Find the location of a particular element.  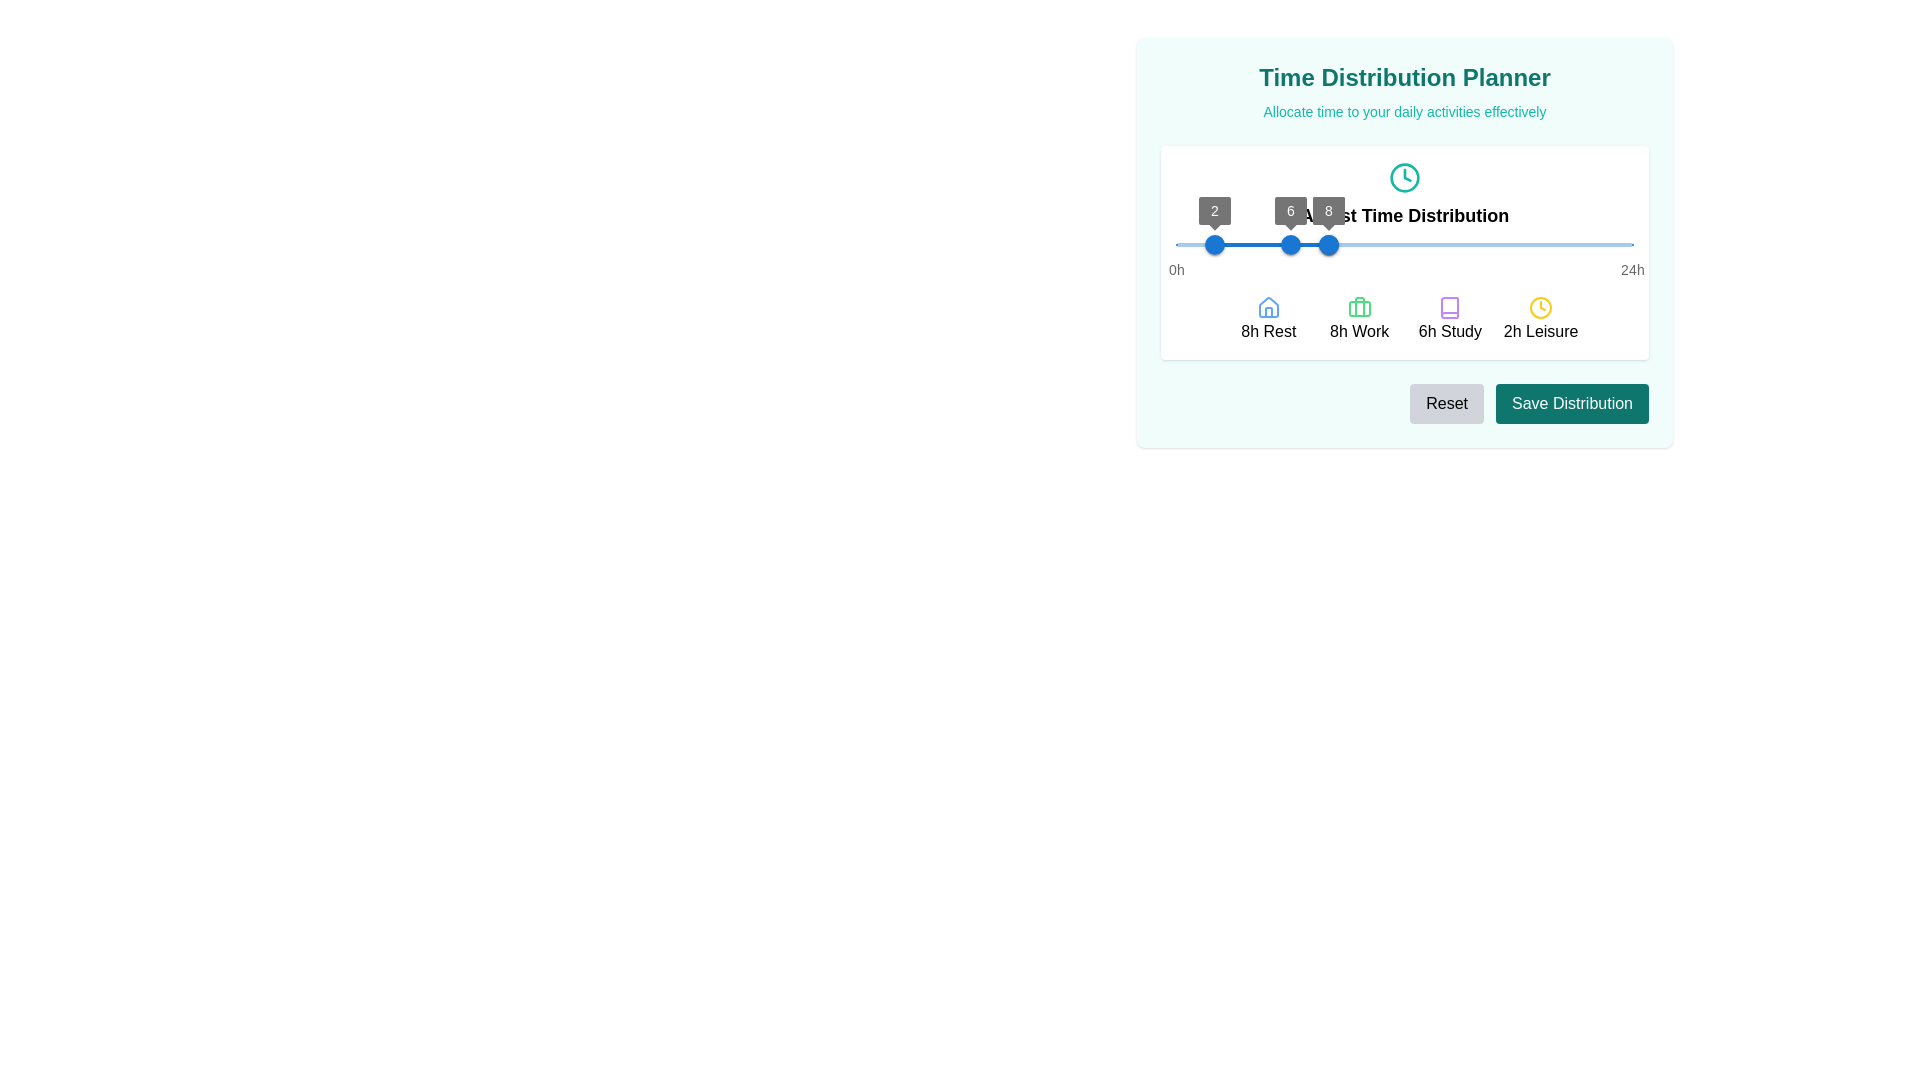

numeric value displayed on the circular label showing '8', which is positioned above the rightmost slider handle corresponding to the '8h Rest' label is located at coordinates (1329, 211).